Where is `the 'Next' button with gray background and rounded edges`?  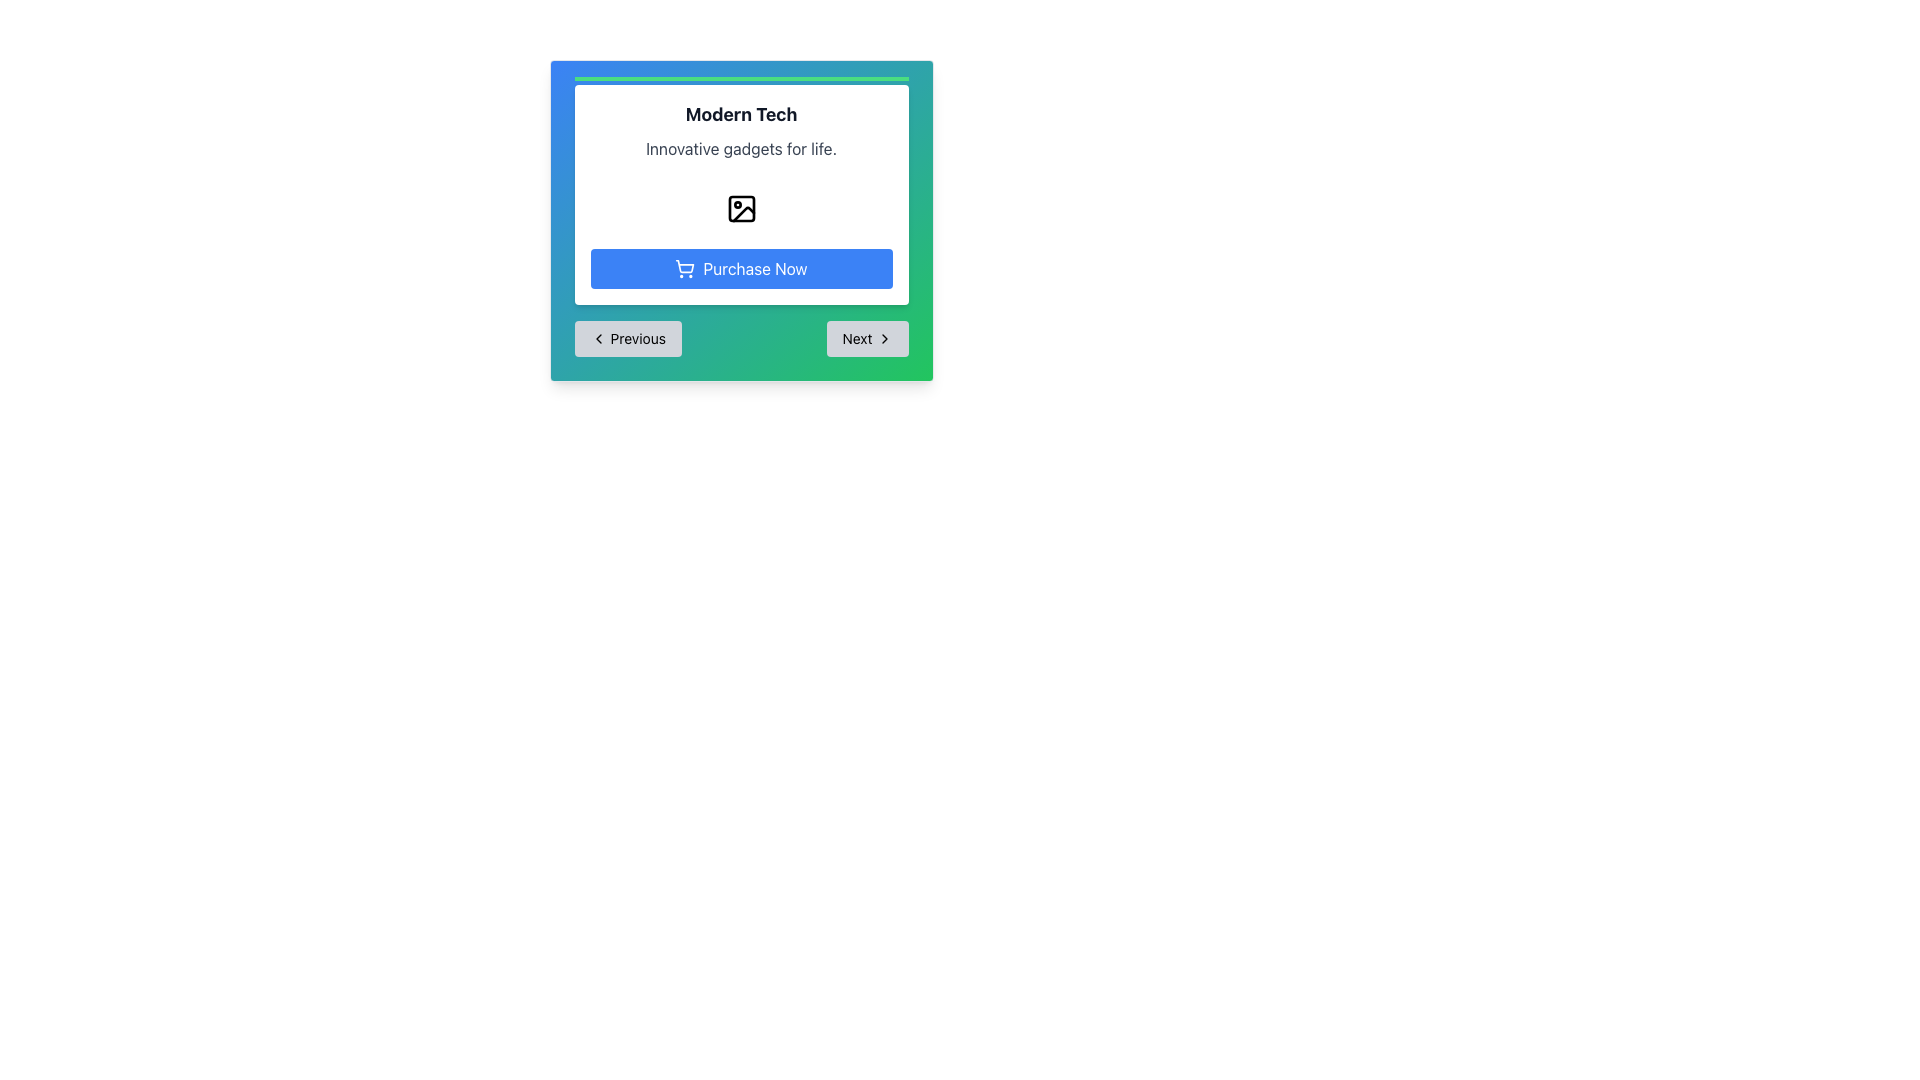 the 'Next' button with gray background and rounded edges is located at coordinates (867, 338).